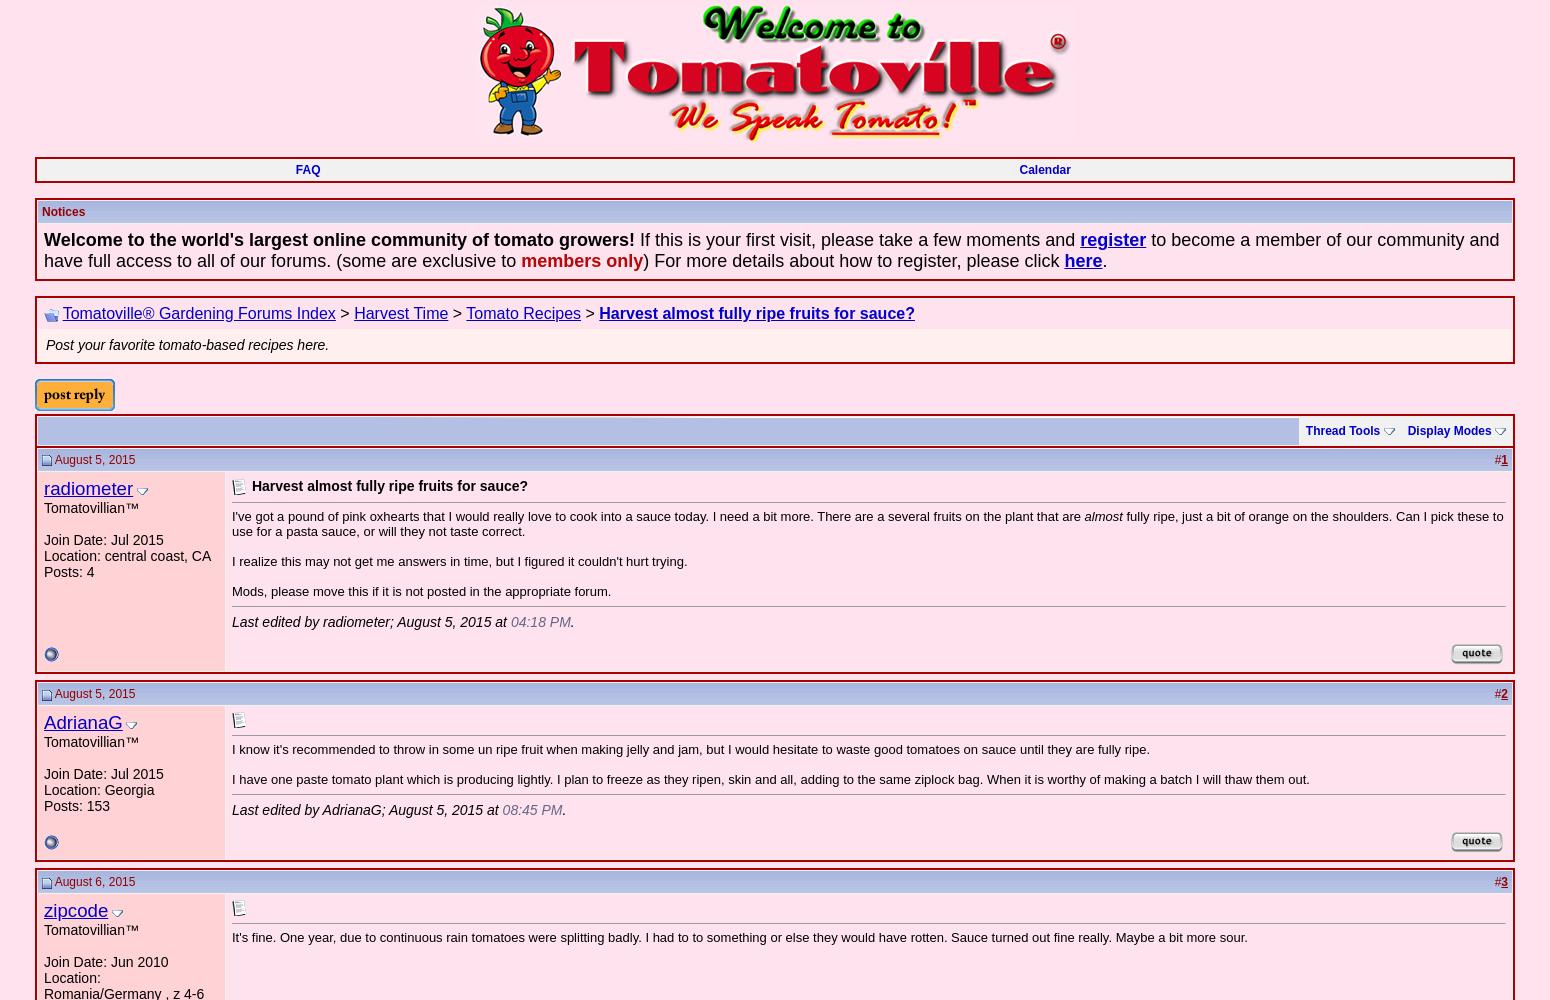  I want to click on 'Welcome to the world's largest online community of tomato growers!', so click(43, 239).